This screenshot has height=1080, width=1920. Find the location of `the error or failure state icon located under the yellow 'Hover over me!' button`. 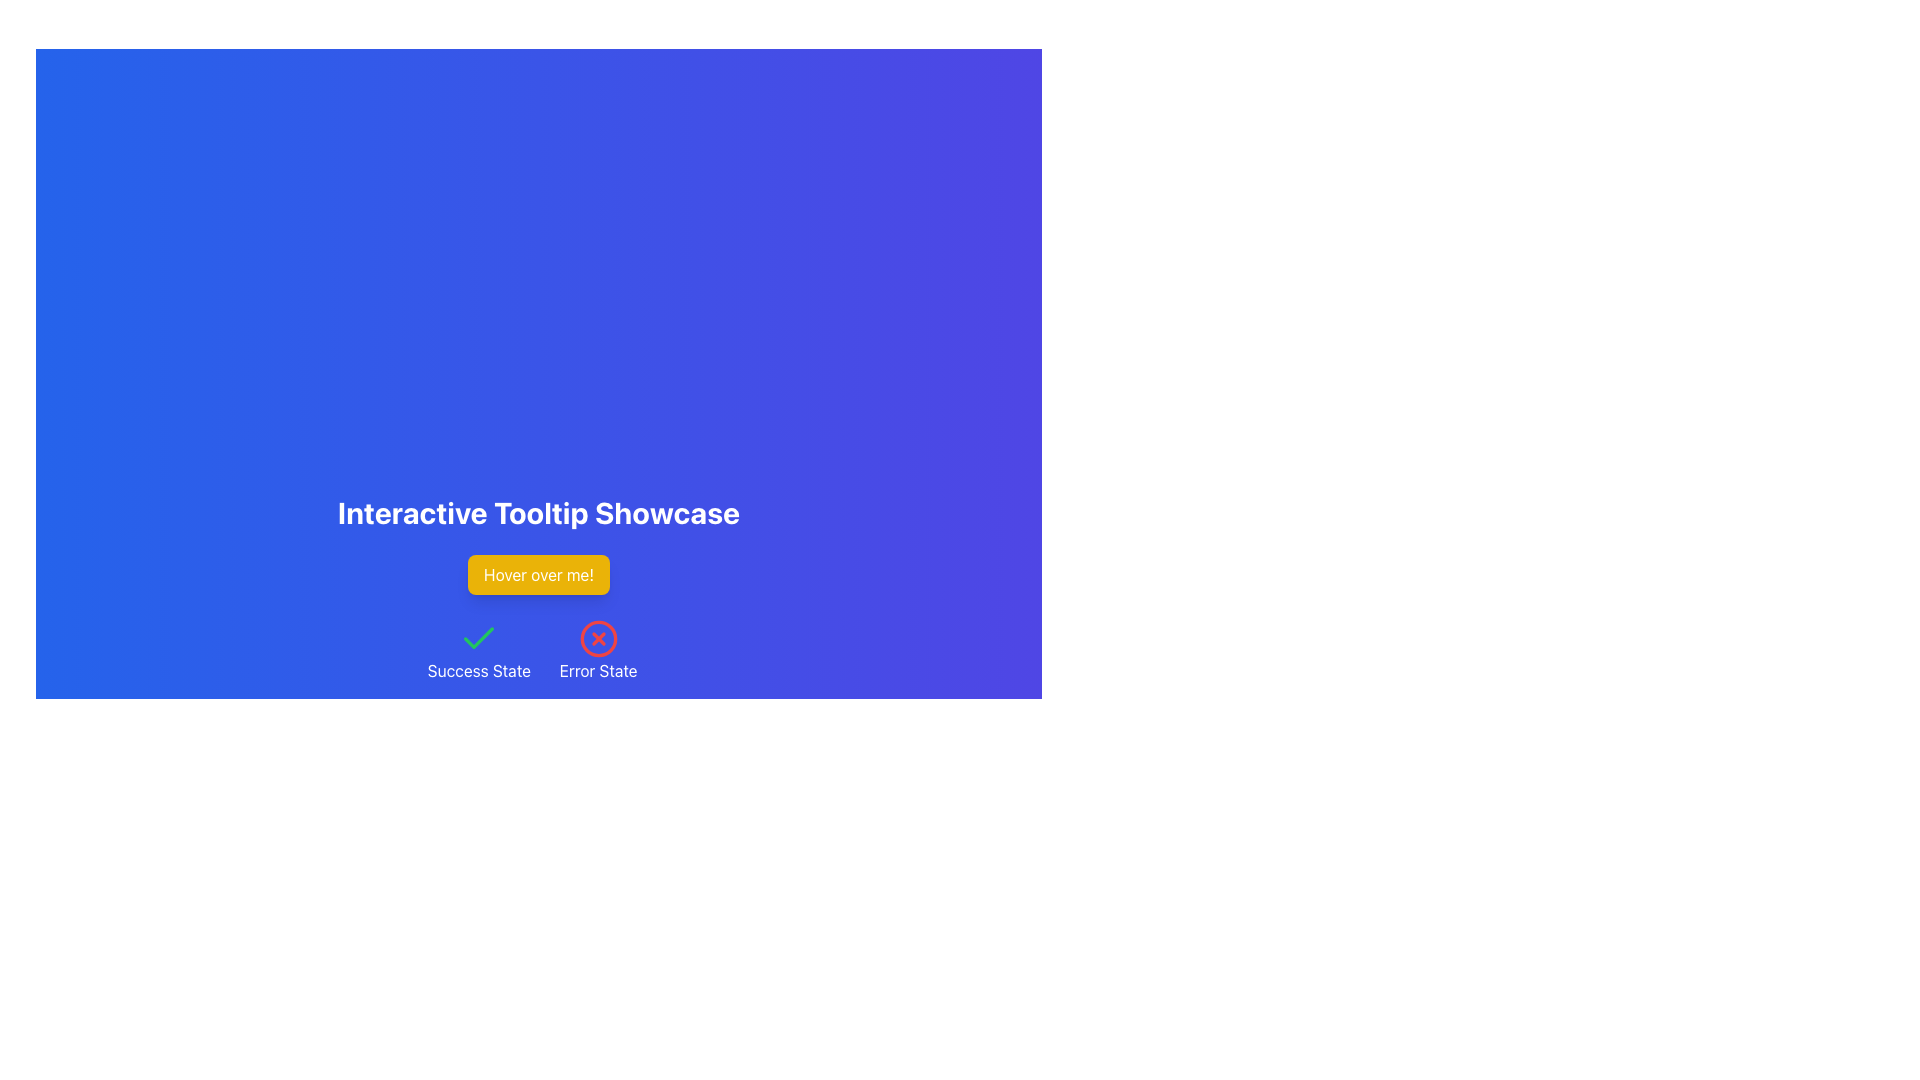

the error or failure state icon located under the yellow 'Hover over me!' button is located at coordinates (597, 639).